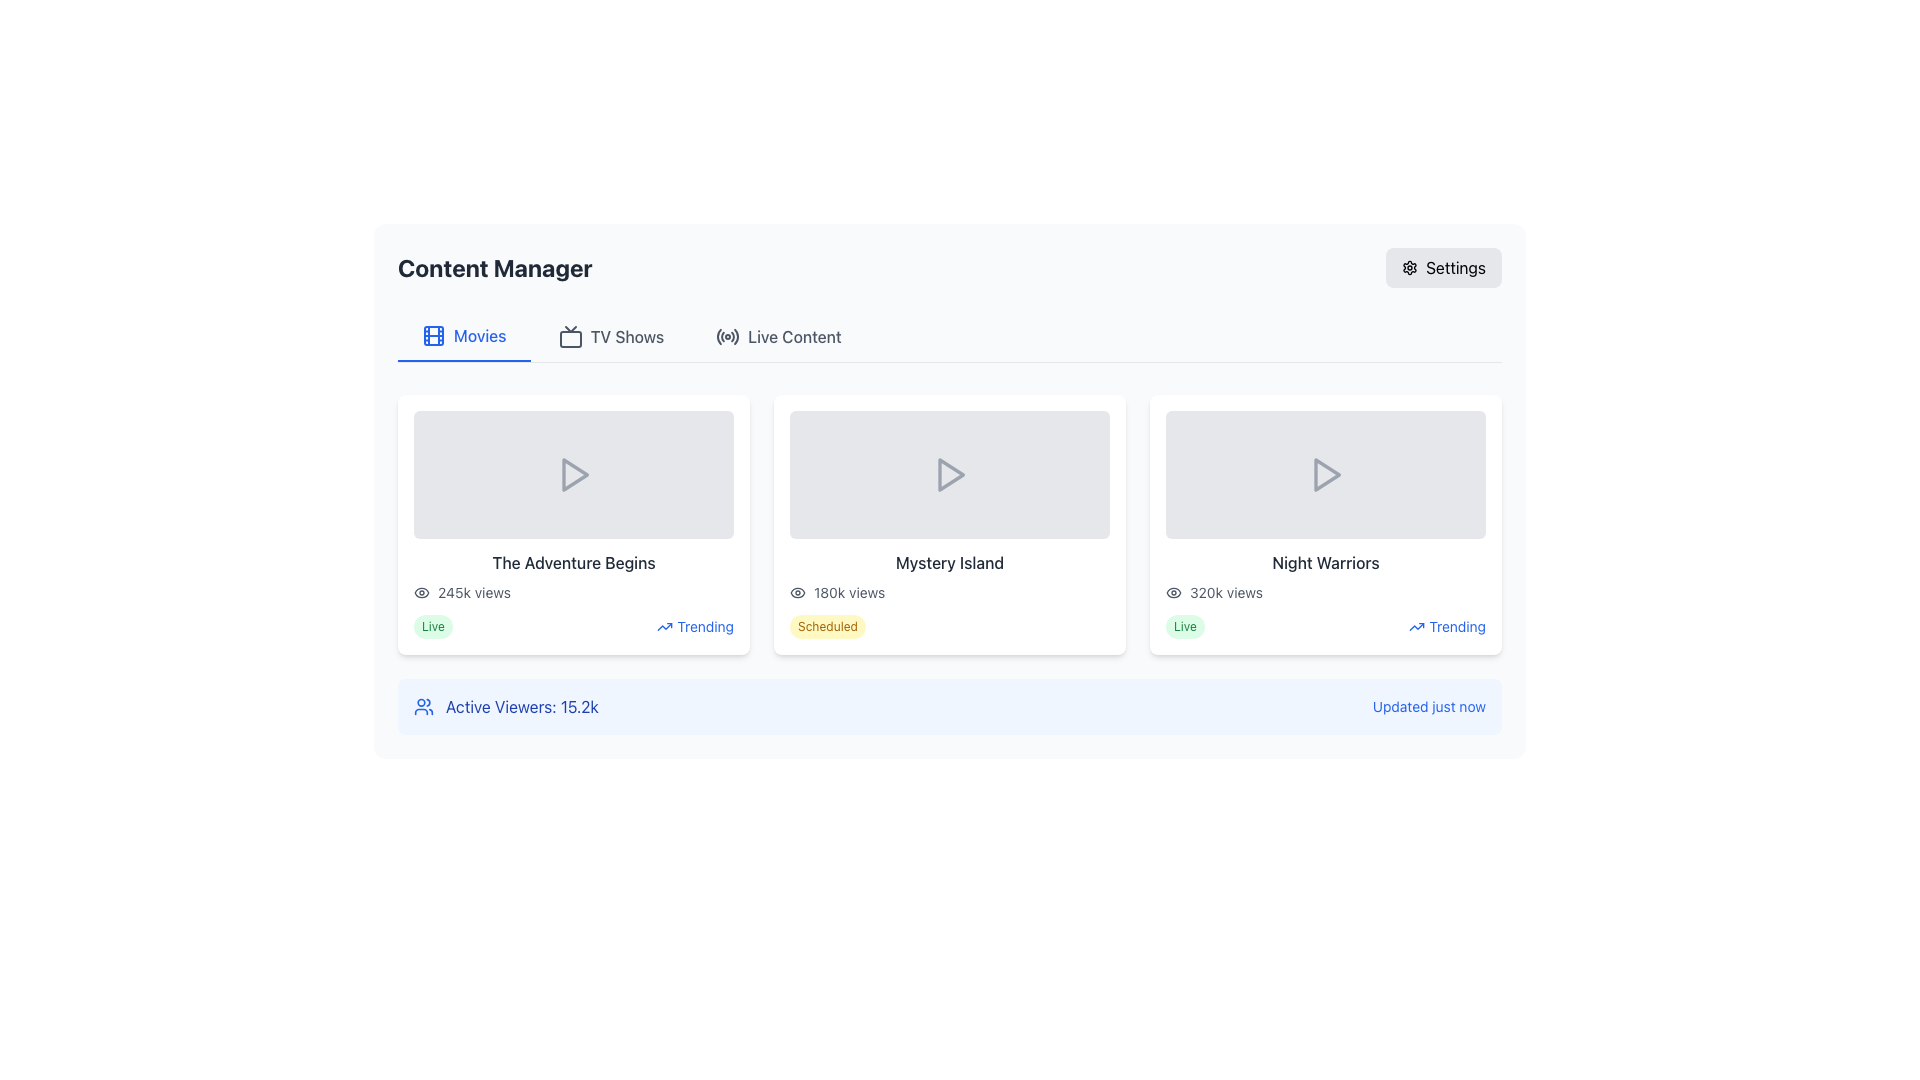 This screenshot has width=1920, height=1080. Describe the element at coordinates (849, 592) in the screenshot. I see `the Text label displaying the view count for the 'Mystery Island' video, located below the video thumbnail and next to an eye icon` at that location.